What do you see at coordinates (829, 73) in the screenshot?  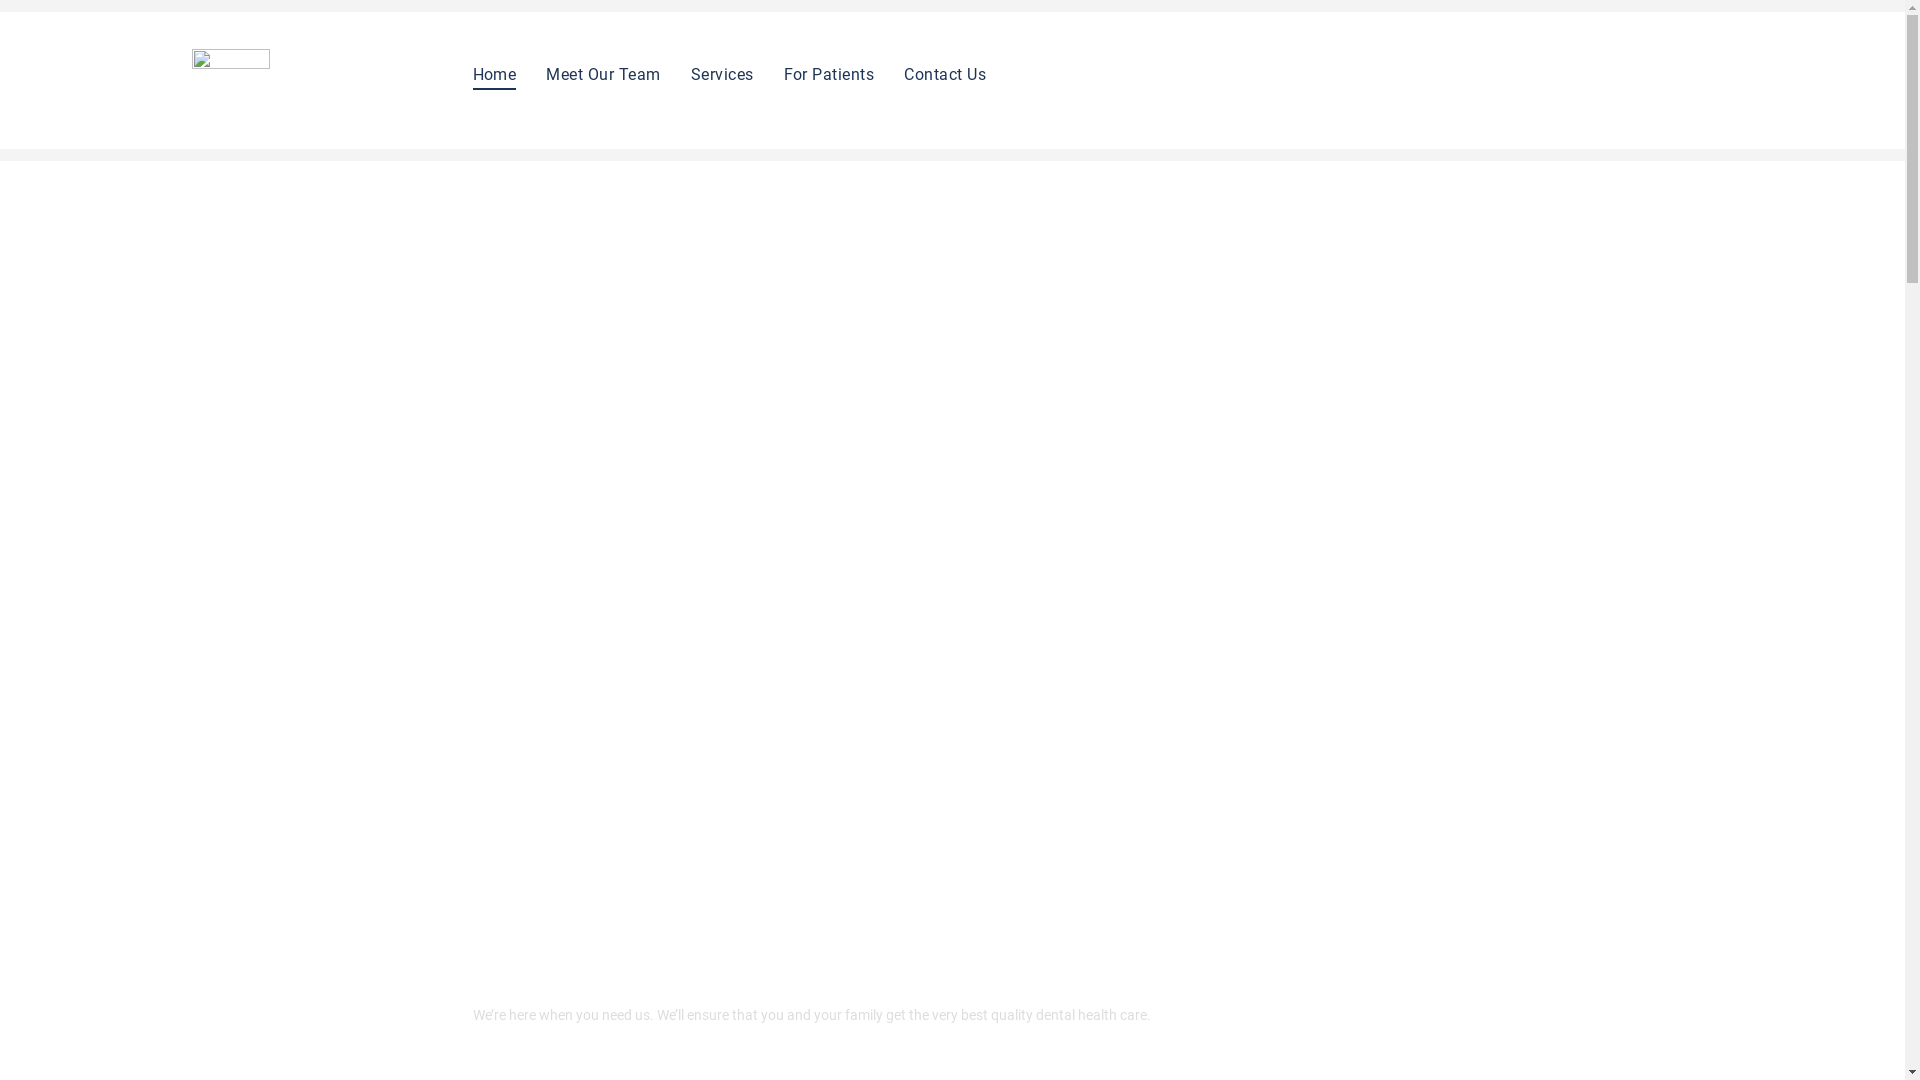 I see `'For Patients'` at bounding box center [829, 73].